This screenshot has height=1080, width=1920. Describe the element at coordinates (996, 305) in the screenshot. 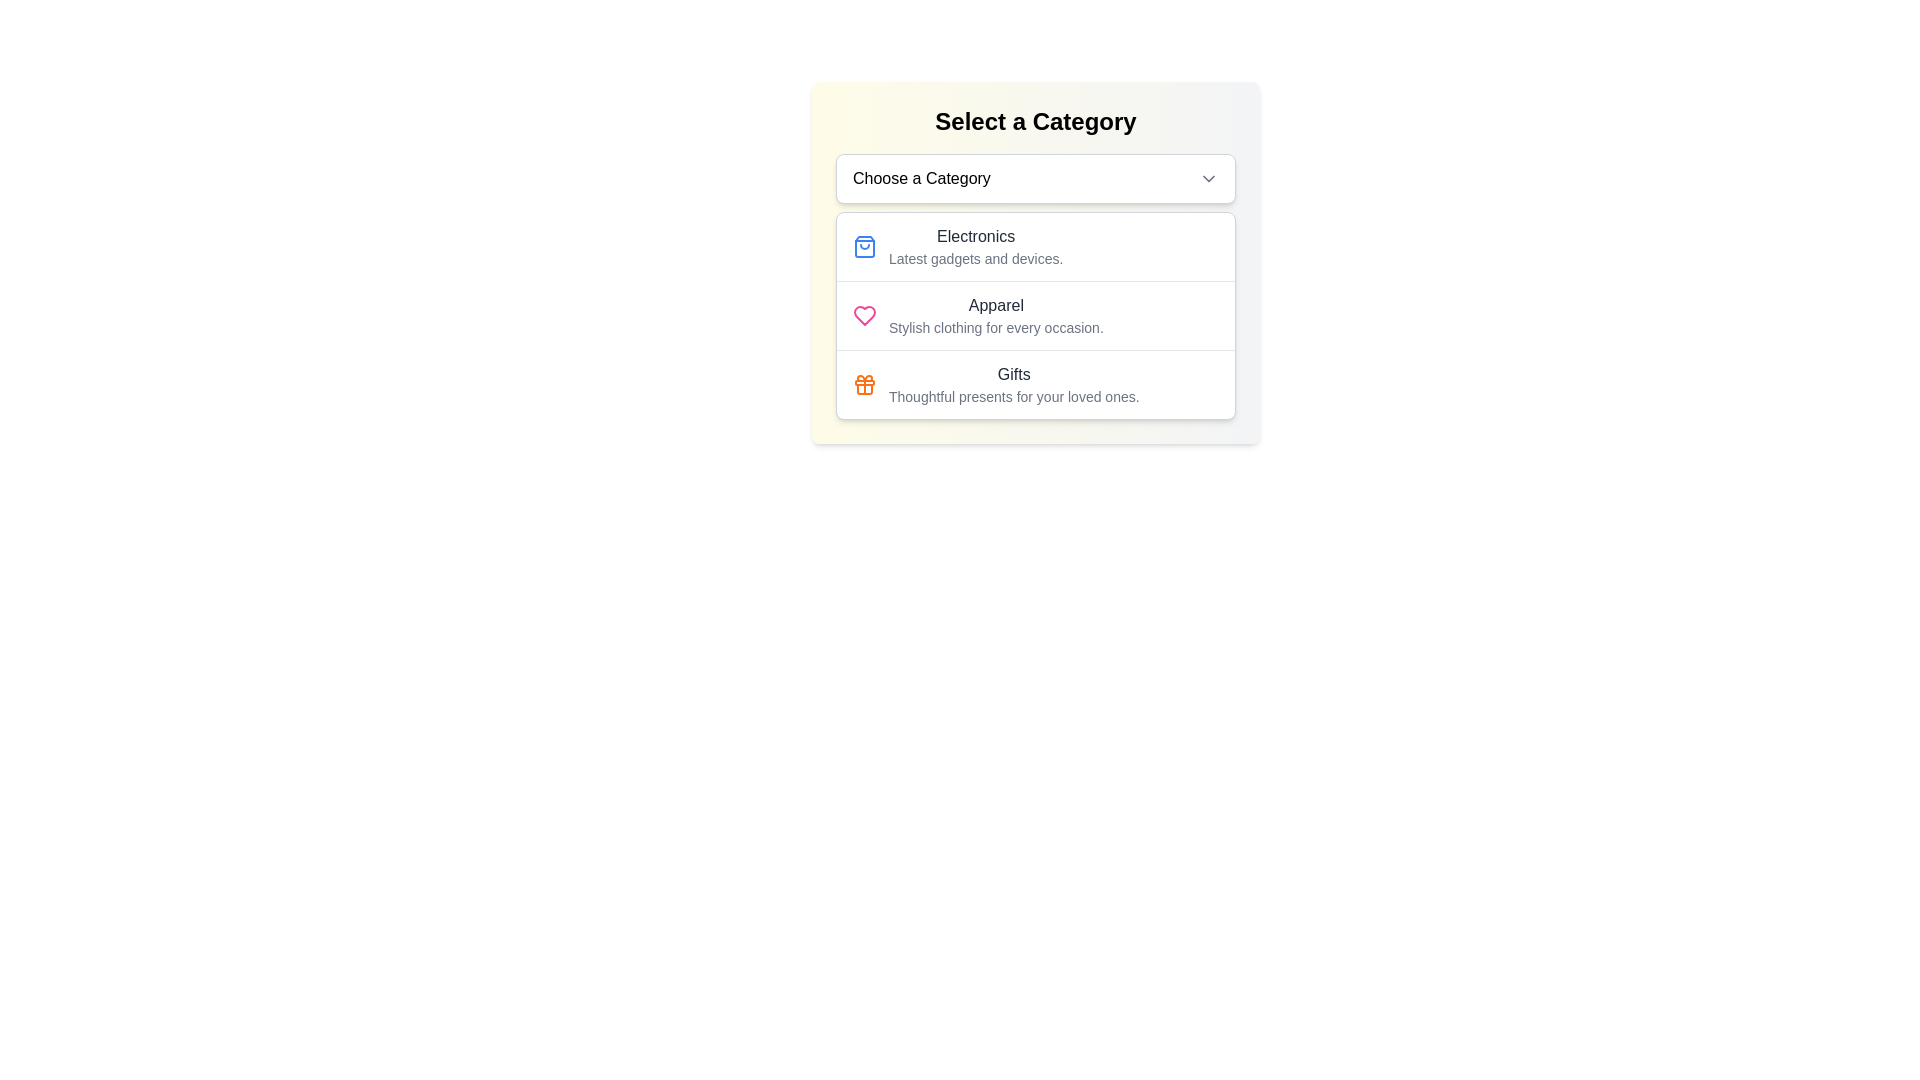

I see `the Text Label that contains the text 'Apparel', which is centrally located within the second item of a vertical list` at that location.